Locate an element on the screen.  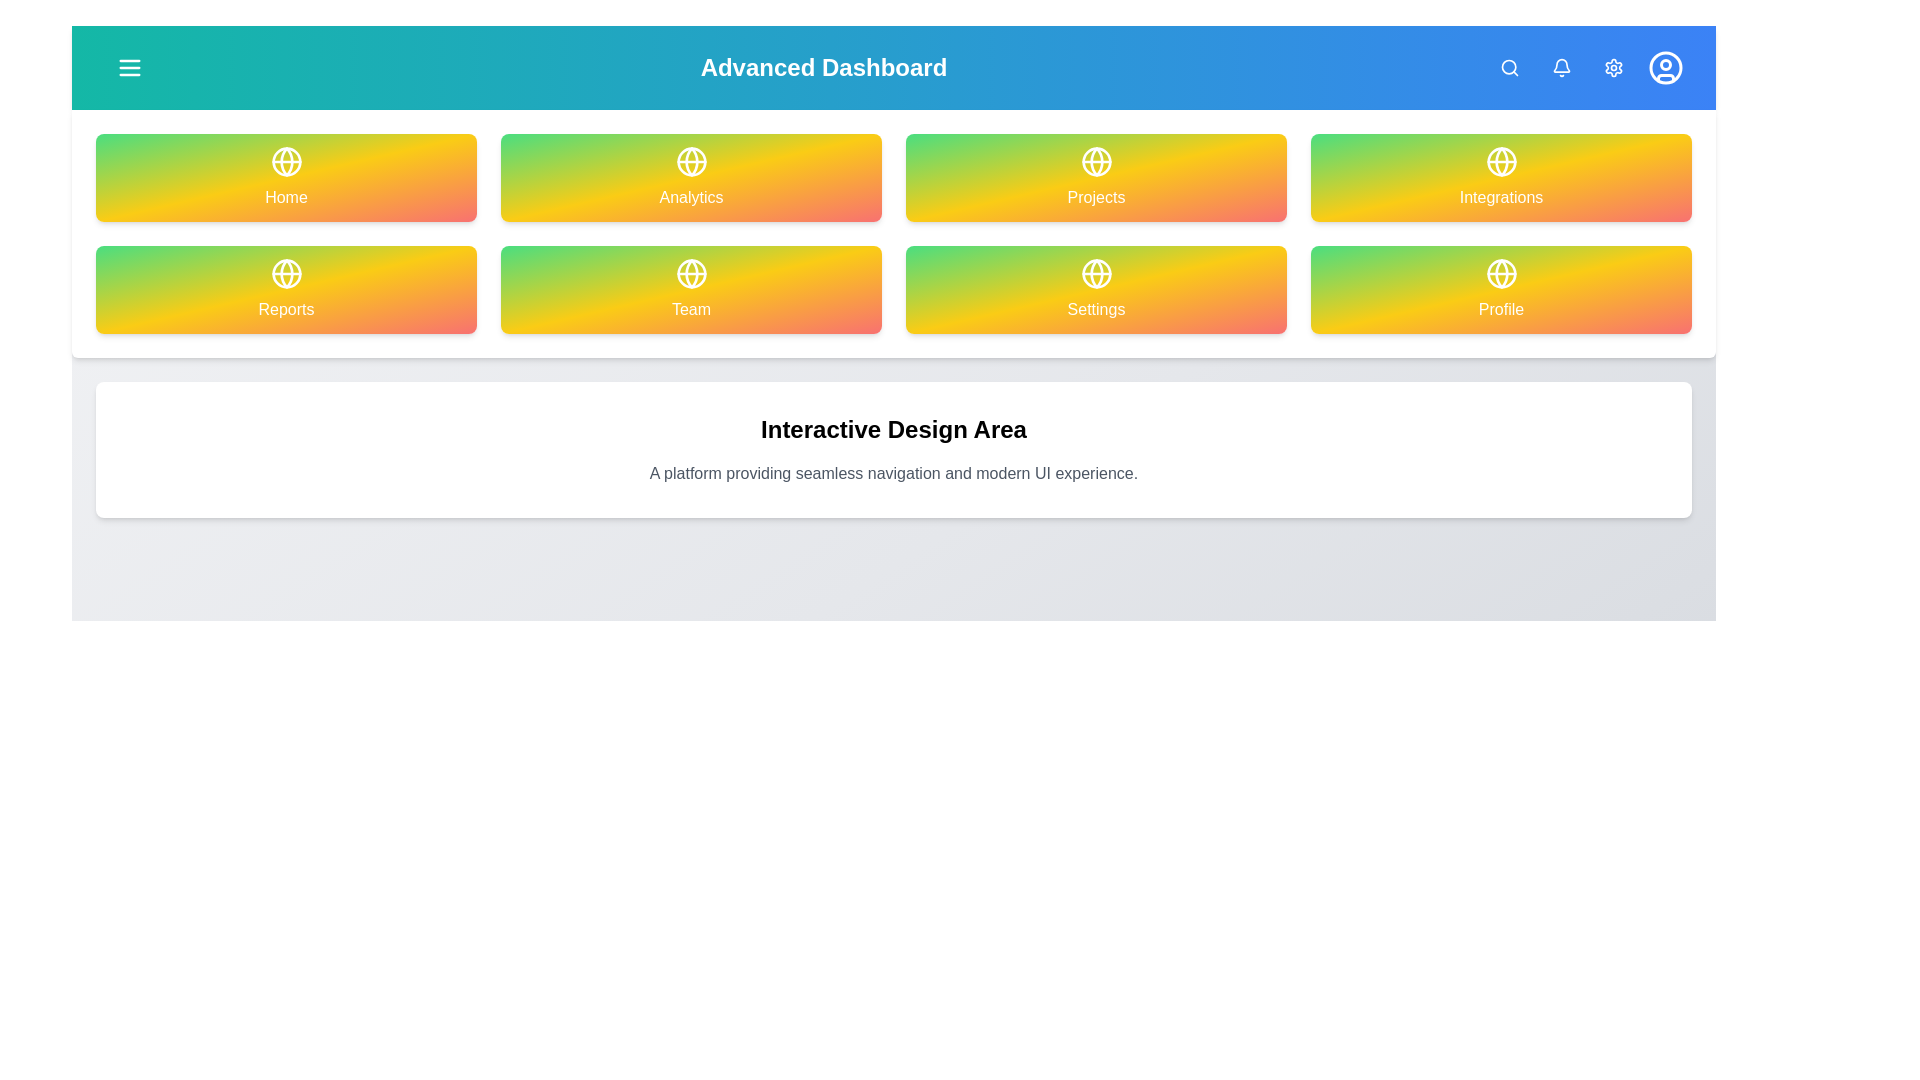
the navigation item labeled Settings is located at coordinates (1095, 289).